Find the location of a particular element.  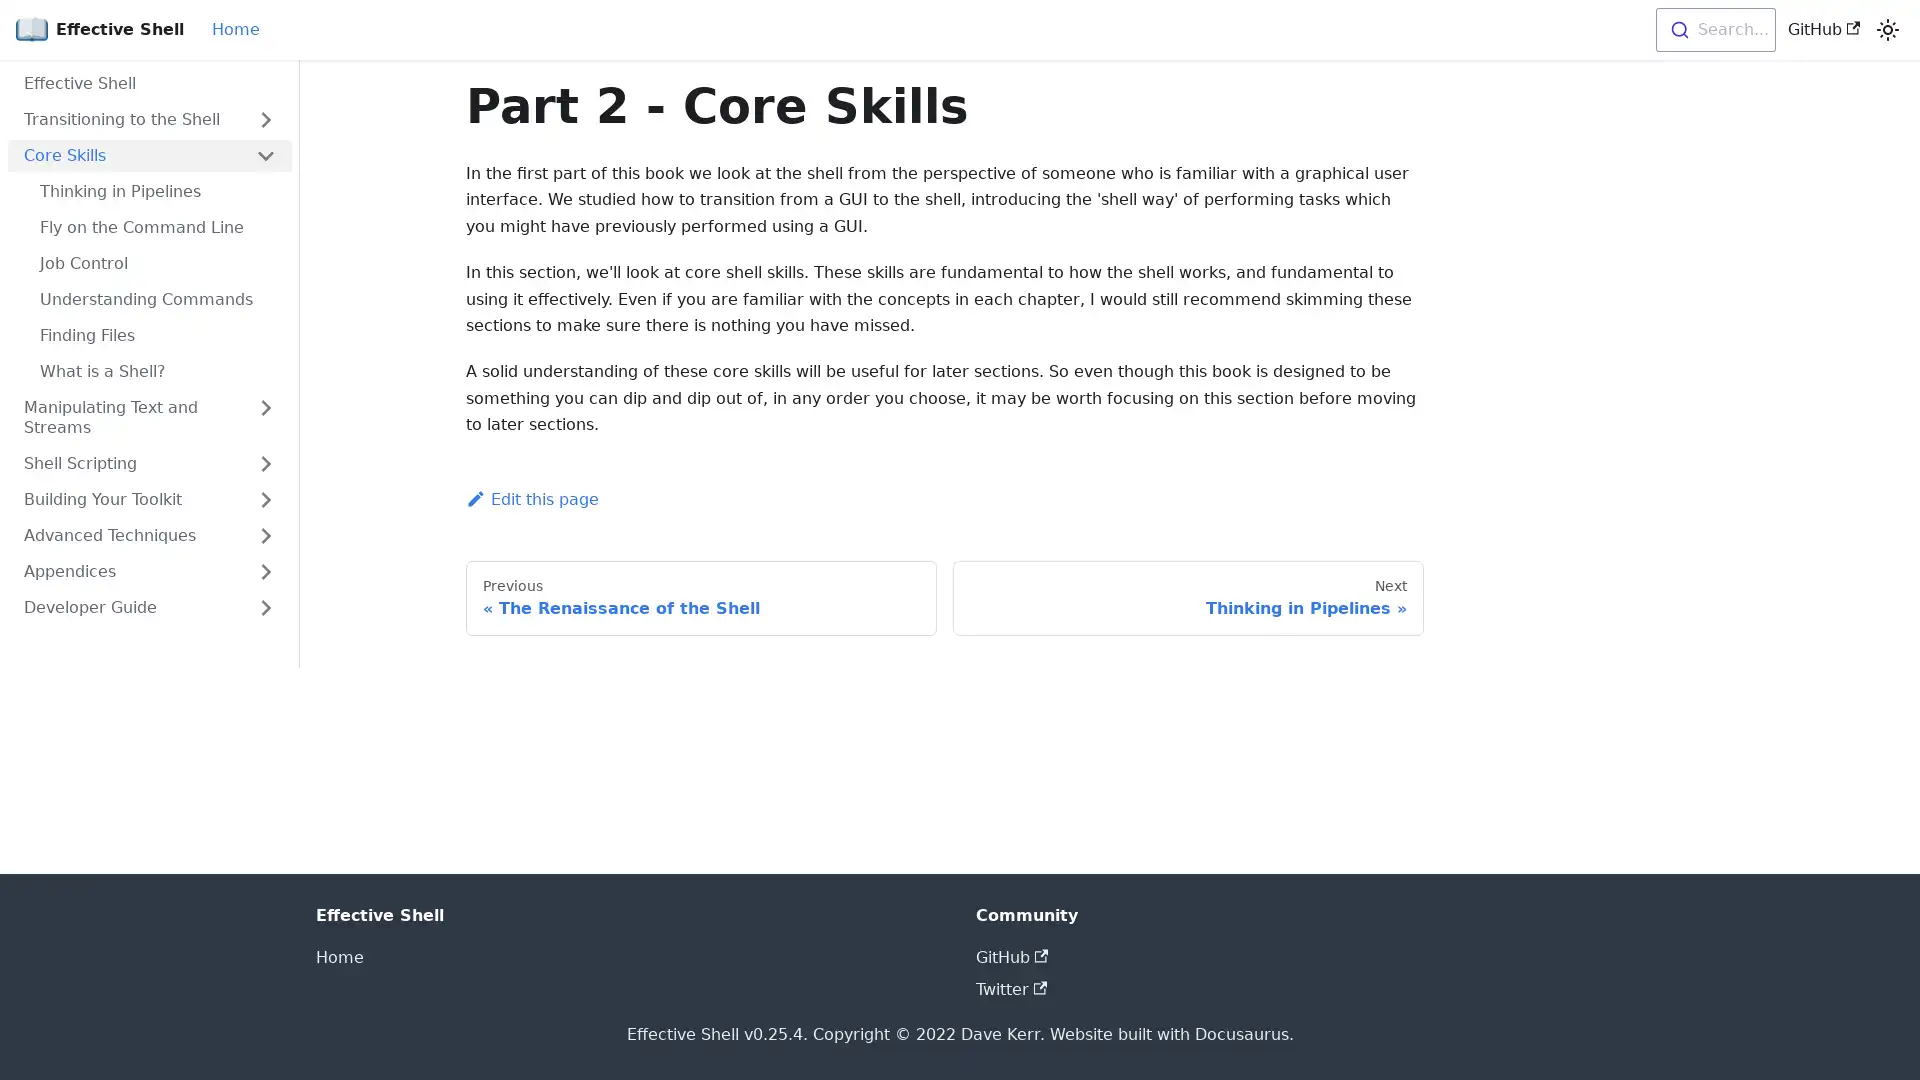

Toggle the collapsible sidebar category 'Shell Scripting' is located at coordinates (264, 463).